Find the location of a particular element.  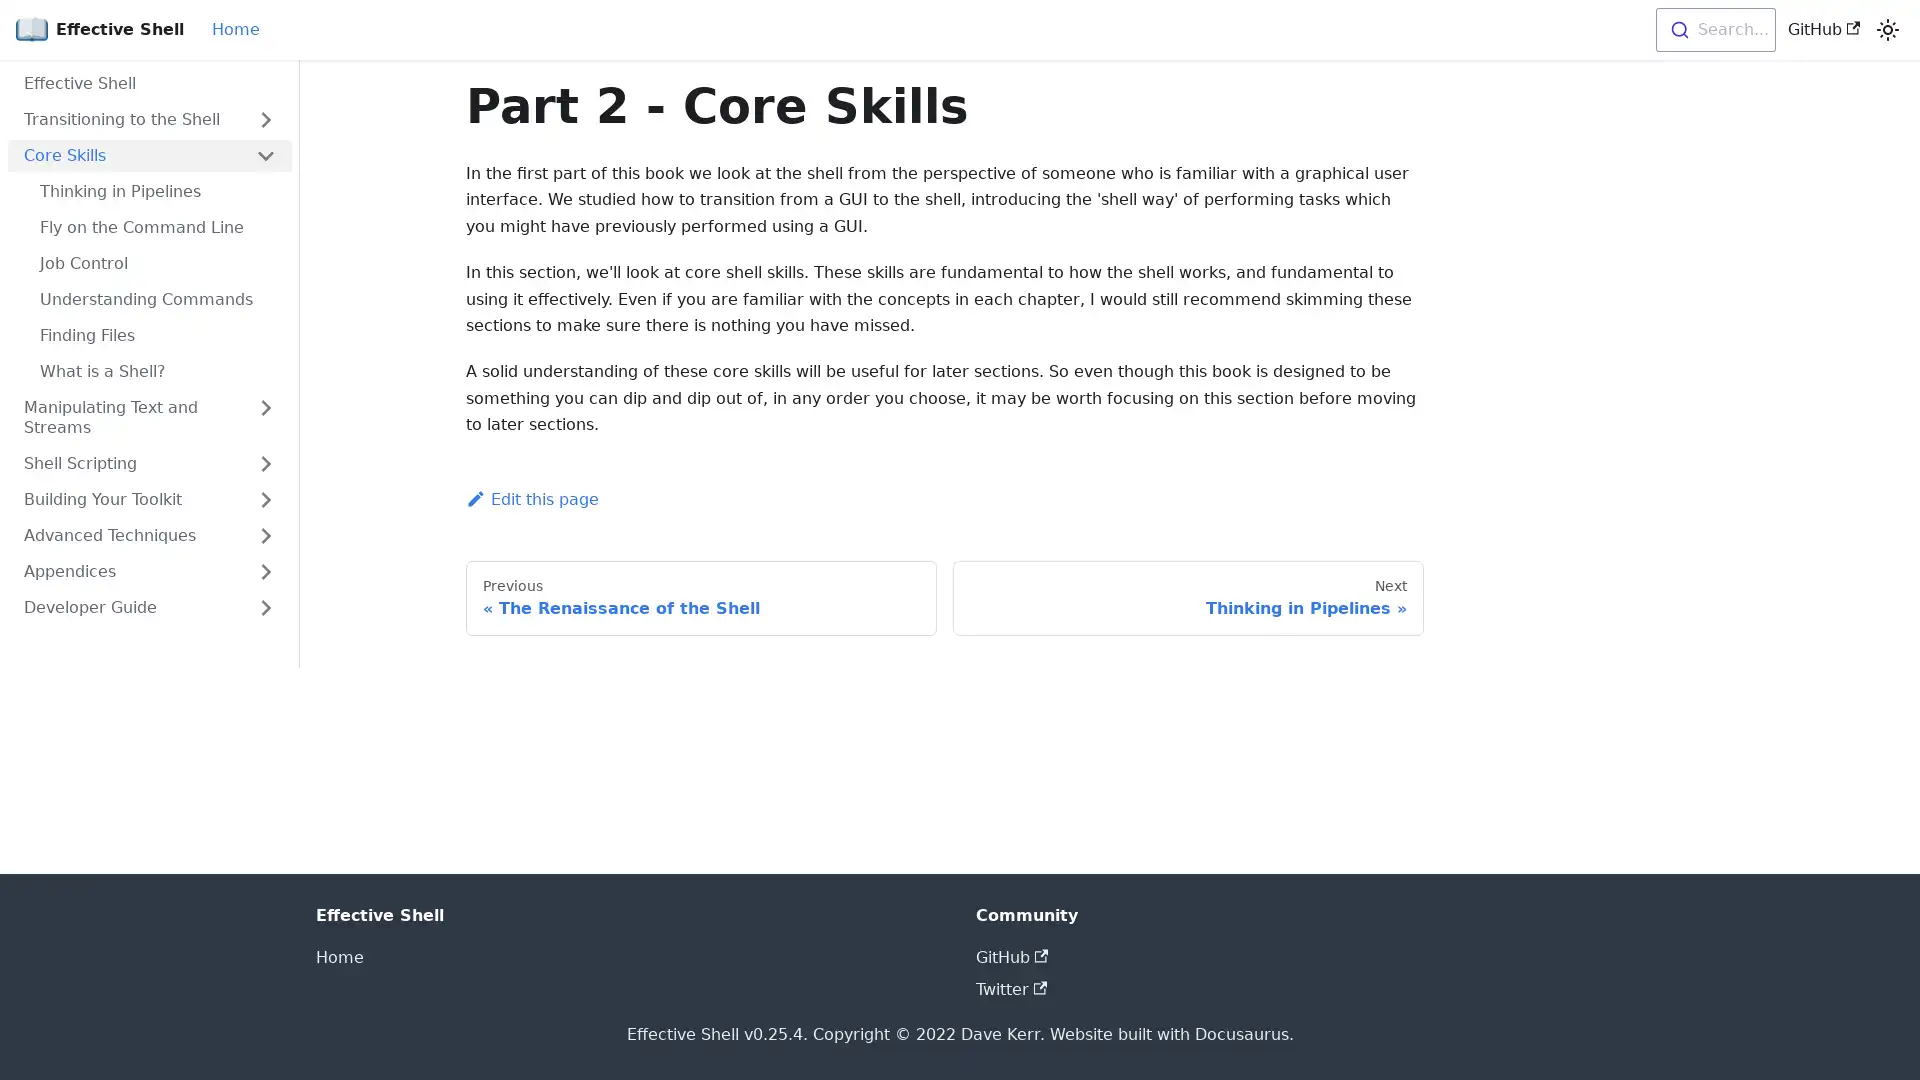

Toggle the collapsible sidebar category 'Shell Scripting' is located at coordinates (264, 463).